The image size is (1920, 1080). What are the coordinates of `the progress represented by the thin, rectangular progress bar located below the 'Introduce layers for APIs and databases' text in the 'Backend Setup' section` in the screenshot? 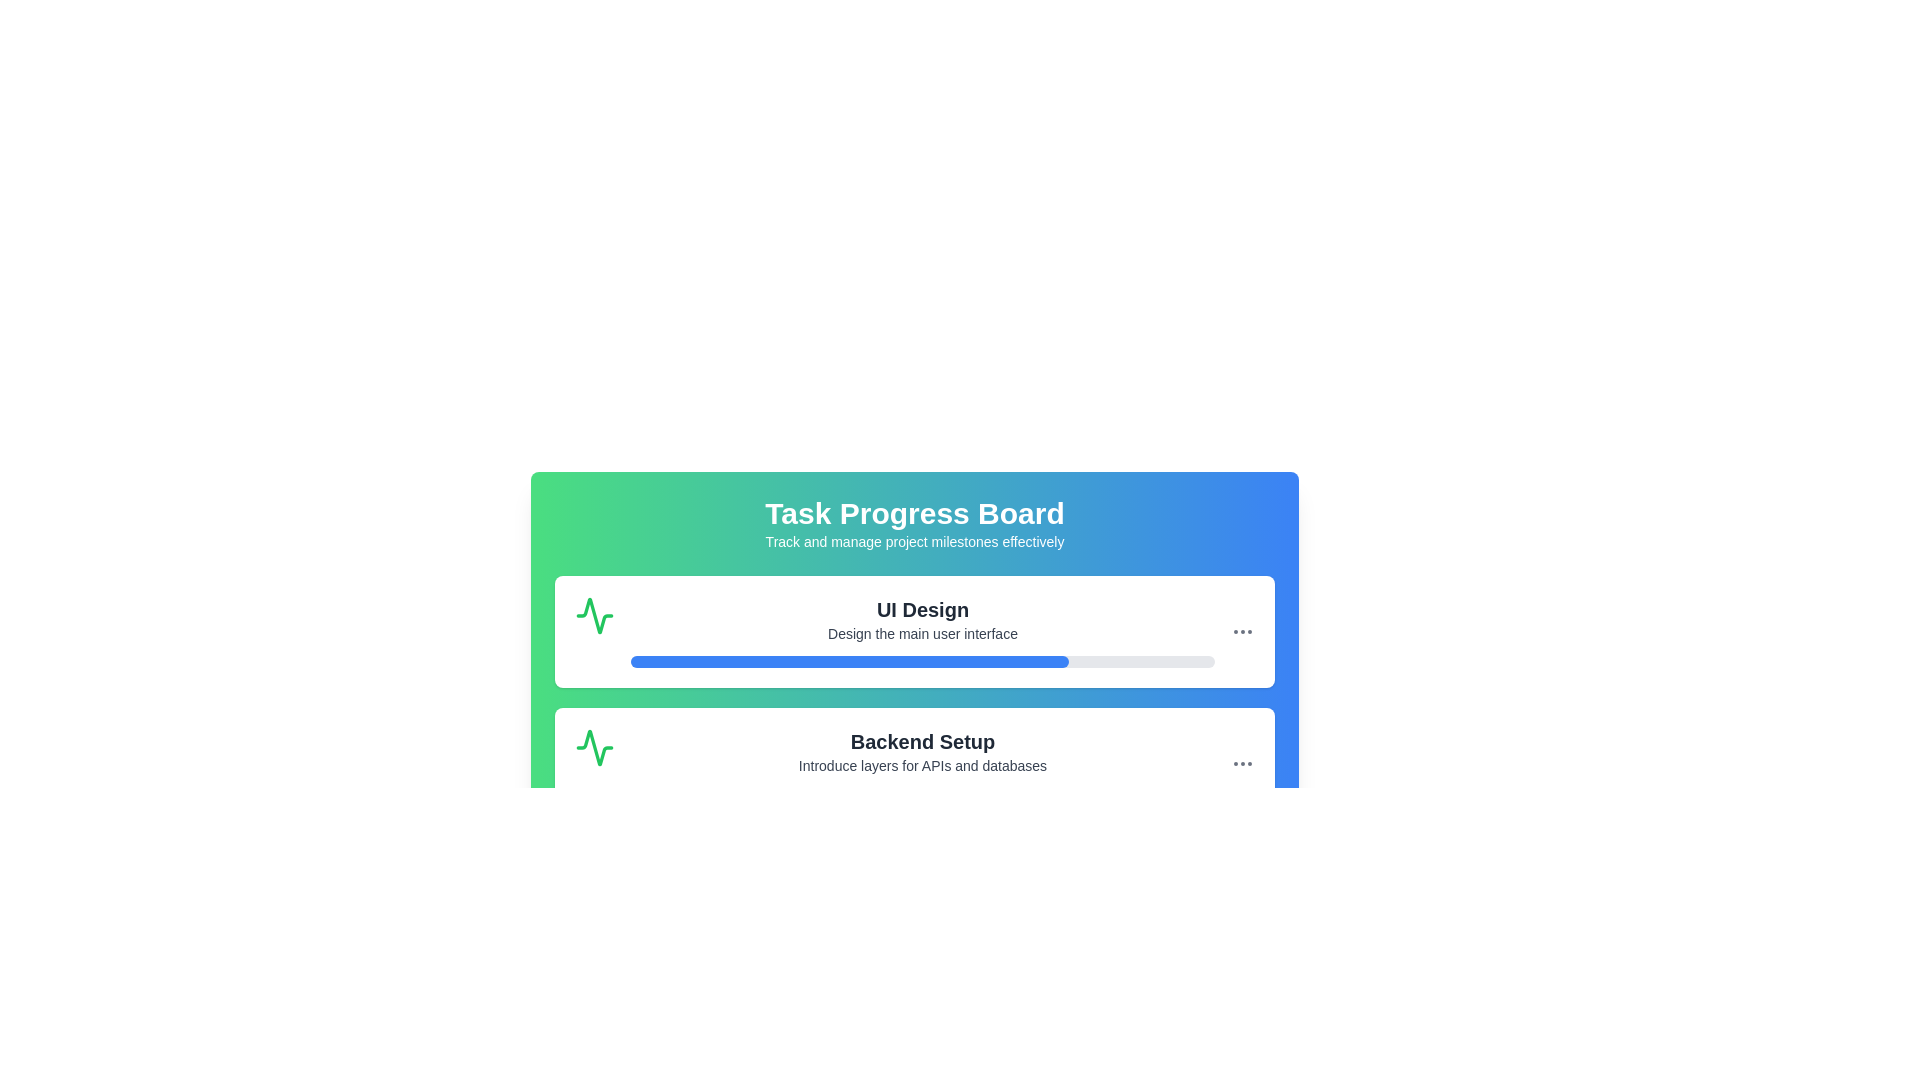 It's located at (921, 793).